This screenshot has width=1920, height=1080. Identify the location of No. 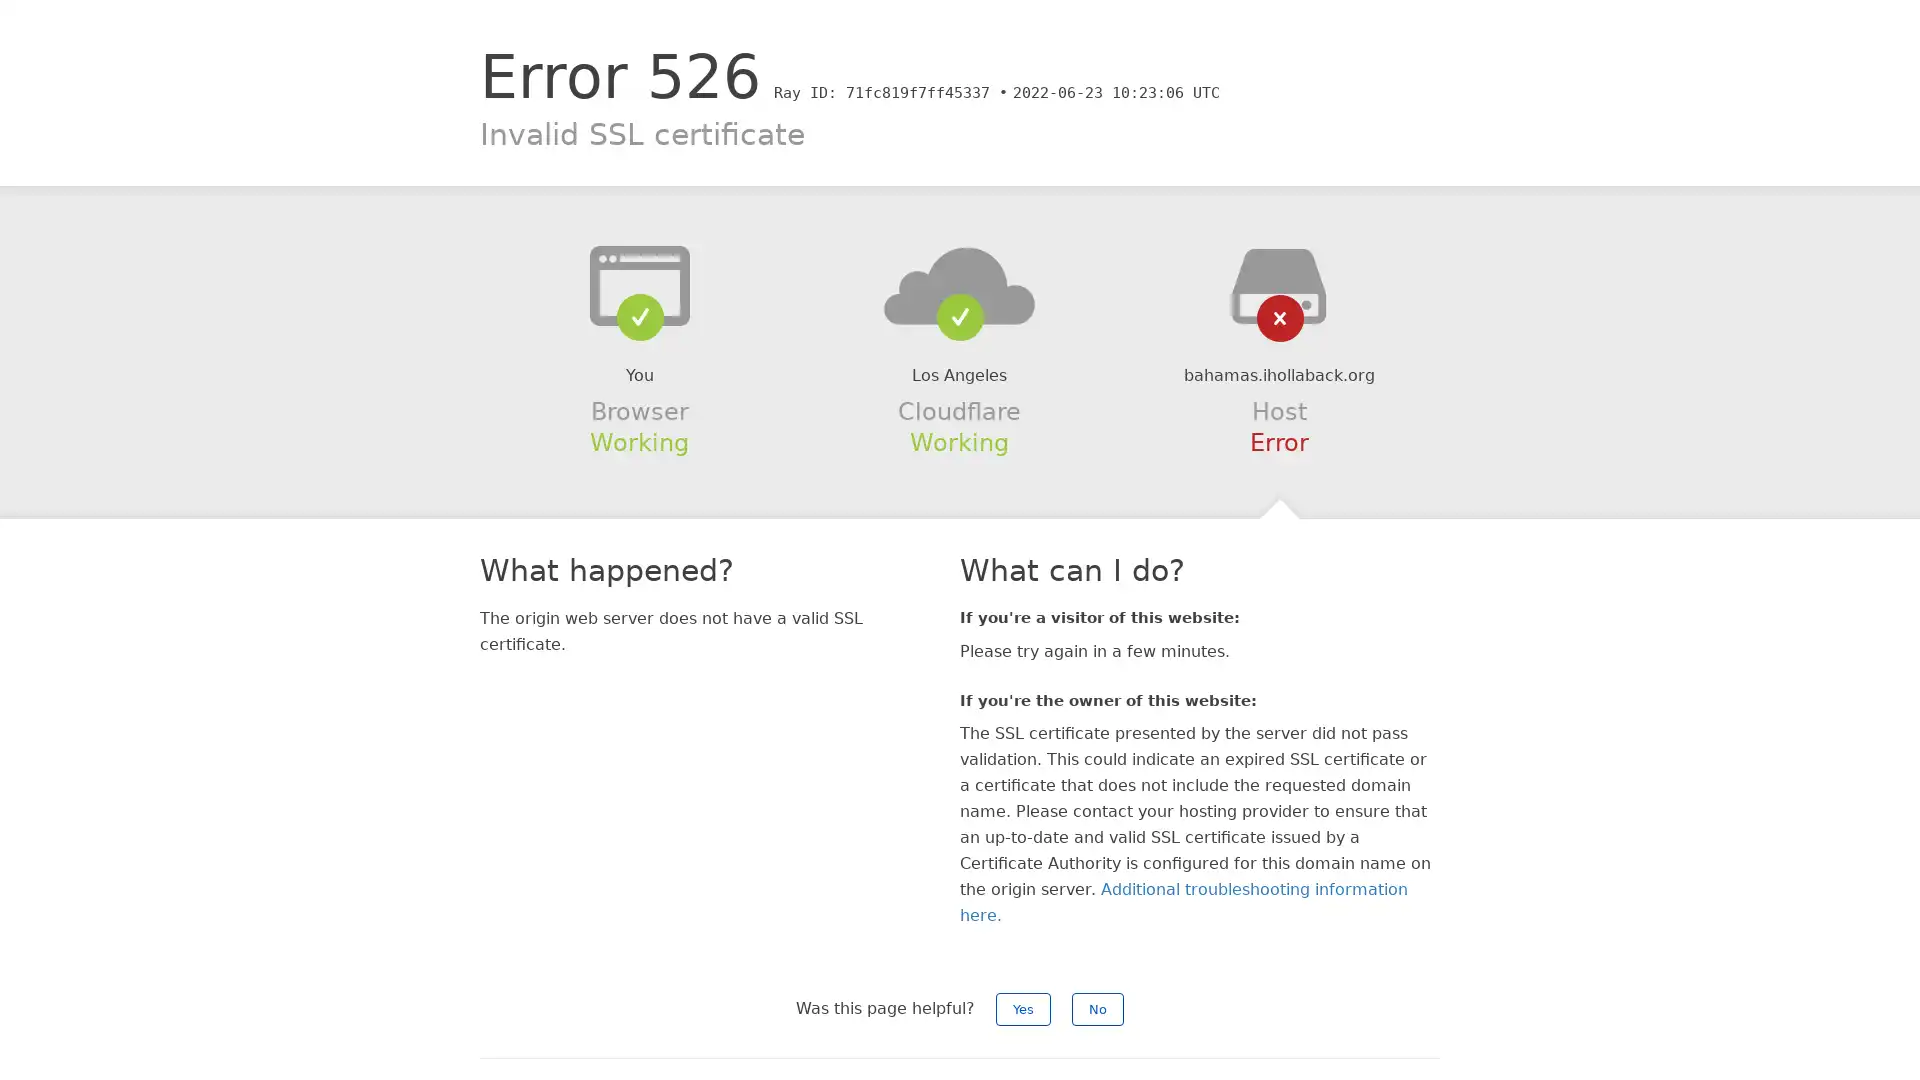
(1097, 1009).